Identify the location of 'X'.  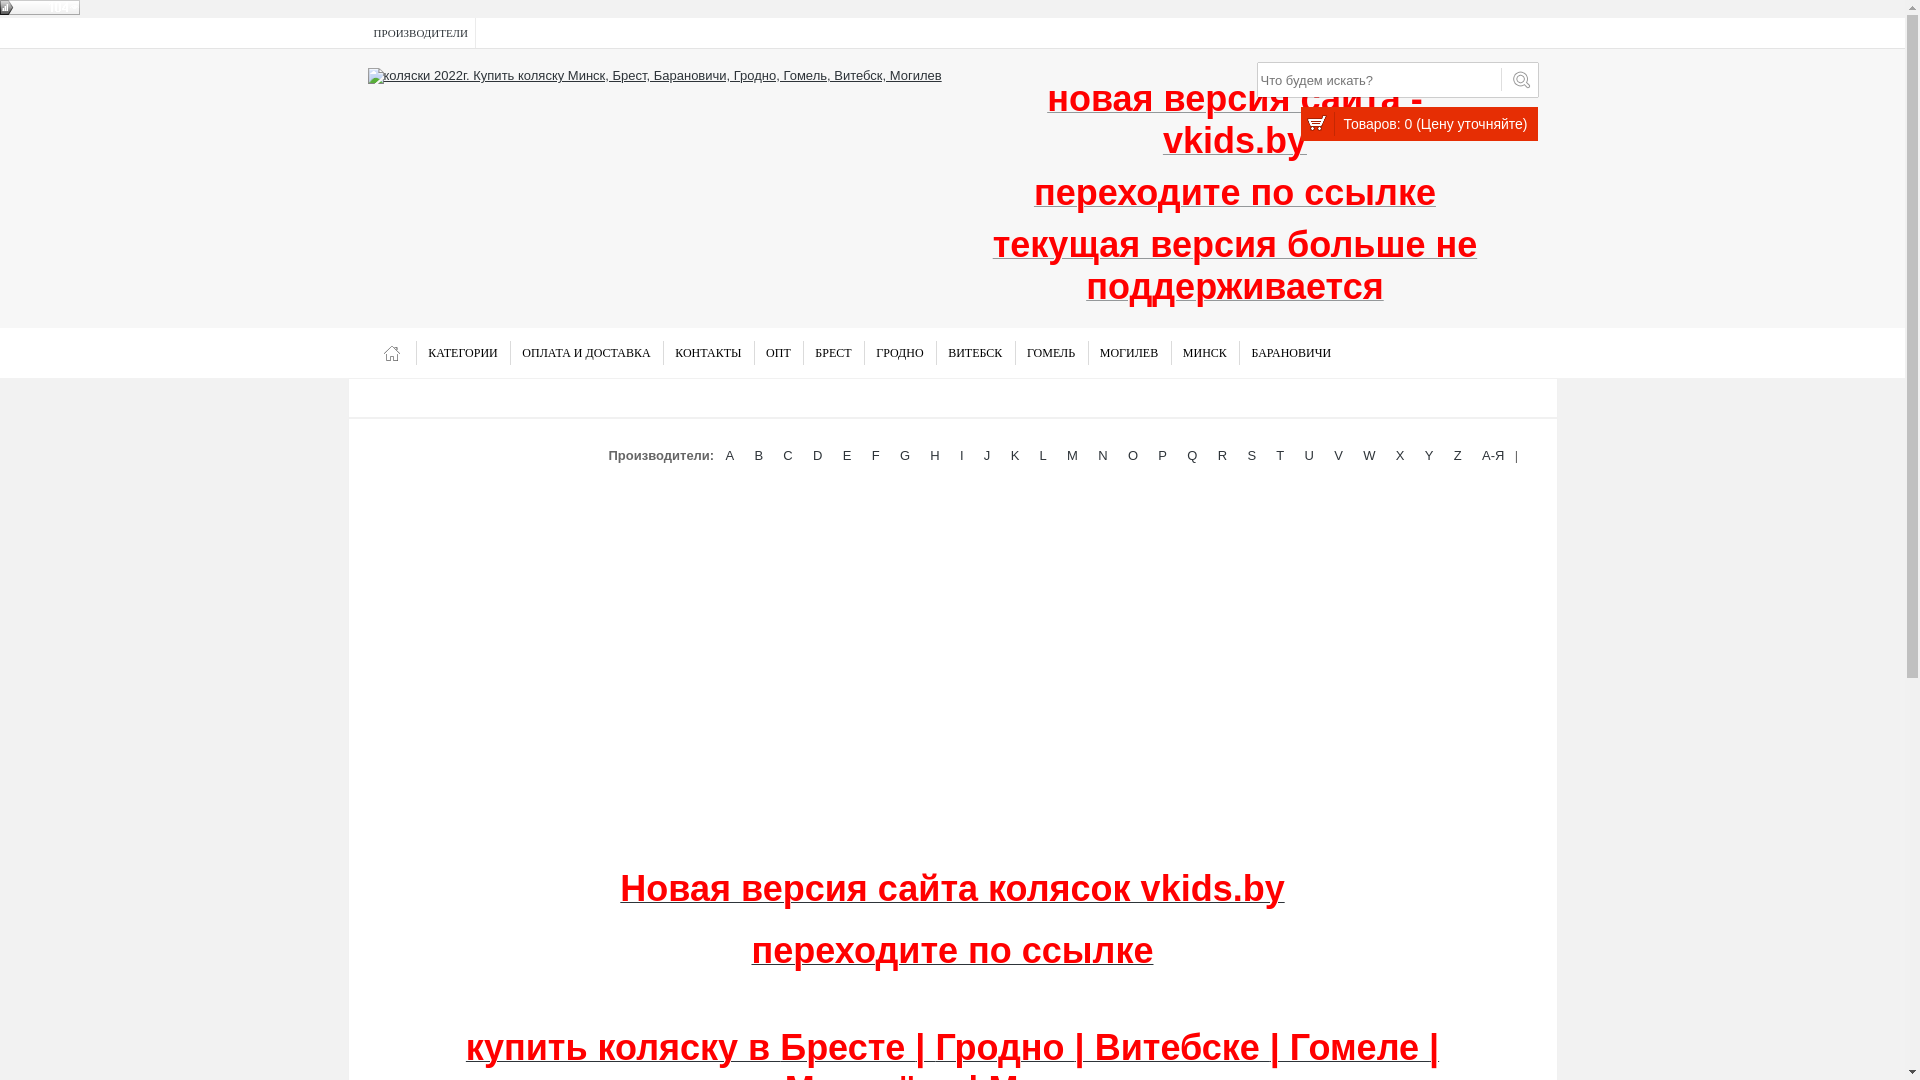
(1390, 455).